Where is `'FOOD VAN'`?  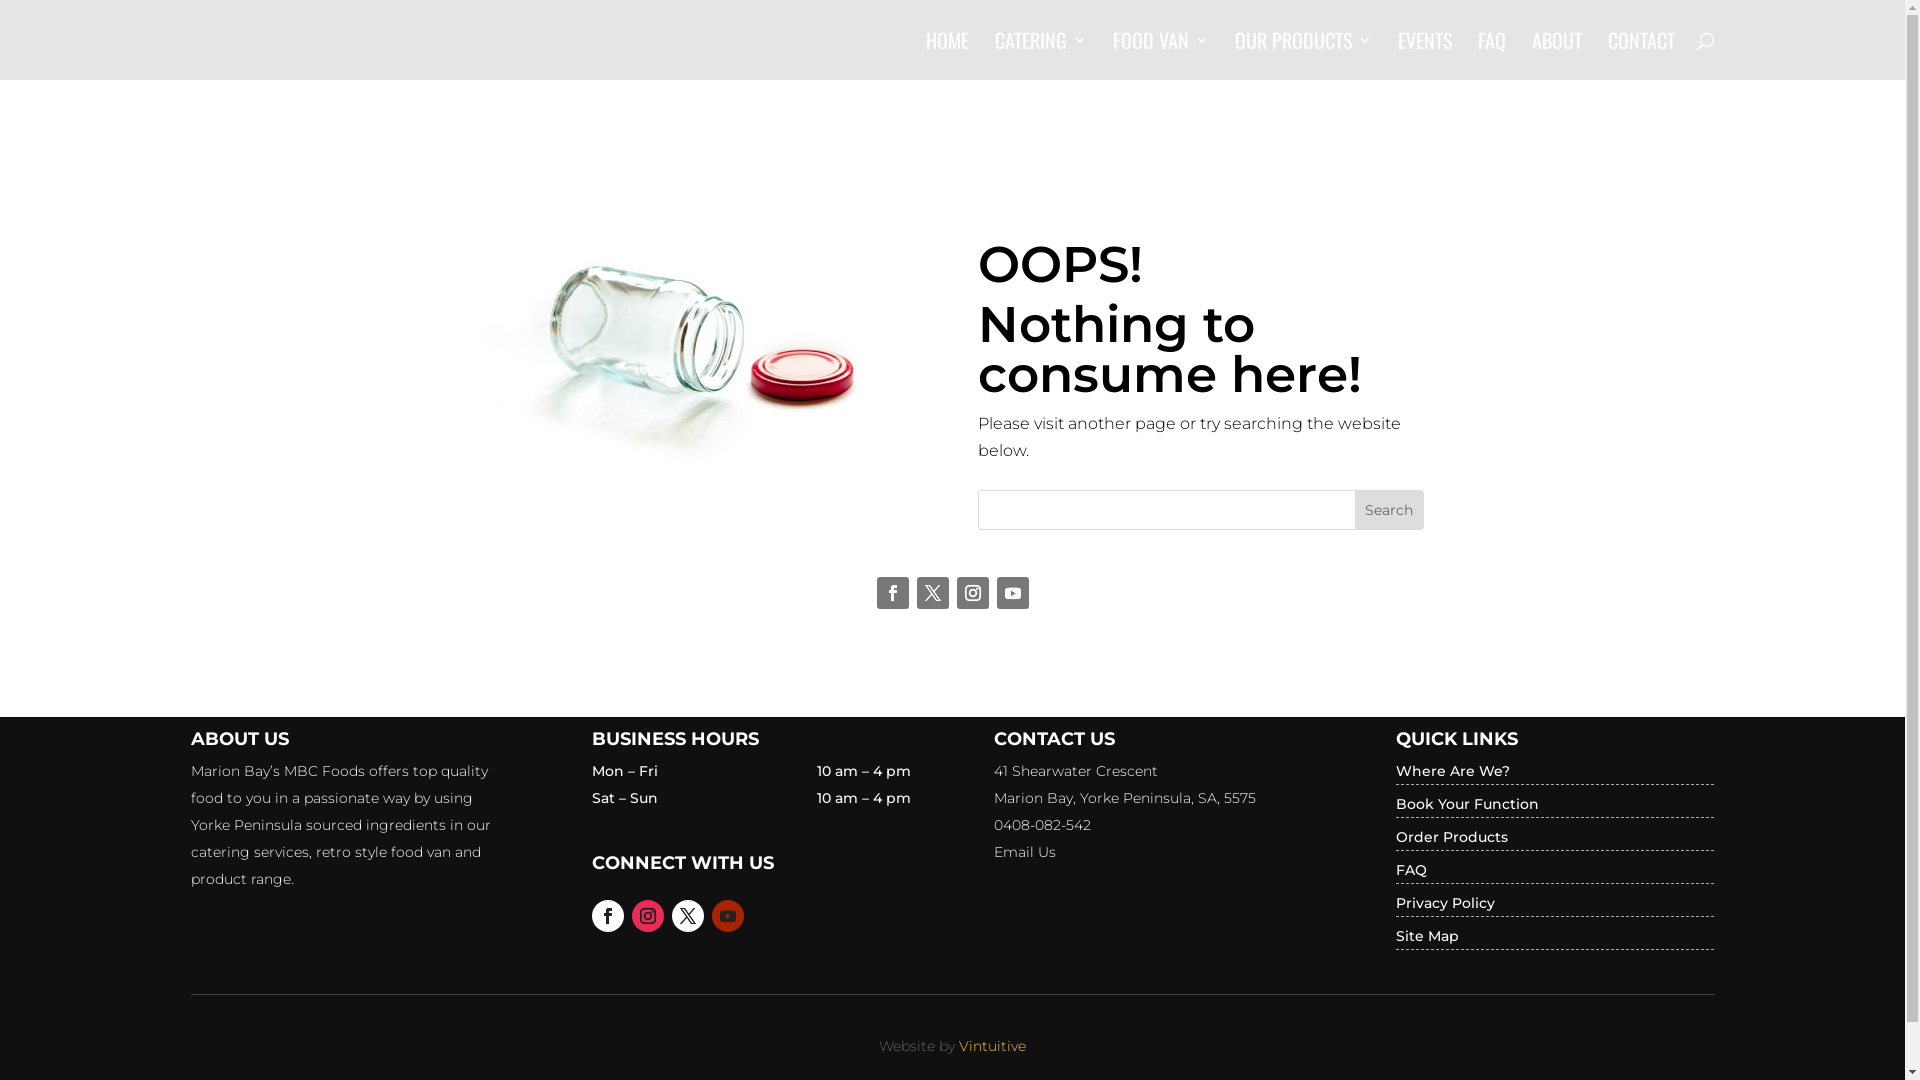
'FOOD VAN' is located at coordinates (1160, 55).